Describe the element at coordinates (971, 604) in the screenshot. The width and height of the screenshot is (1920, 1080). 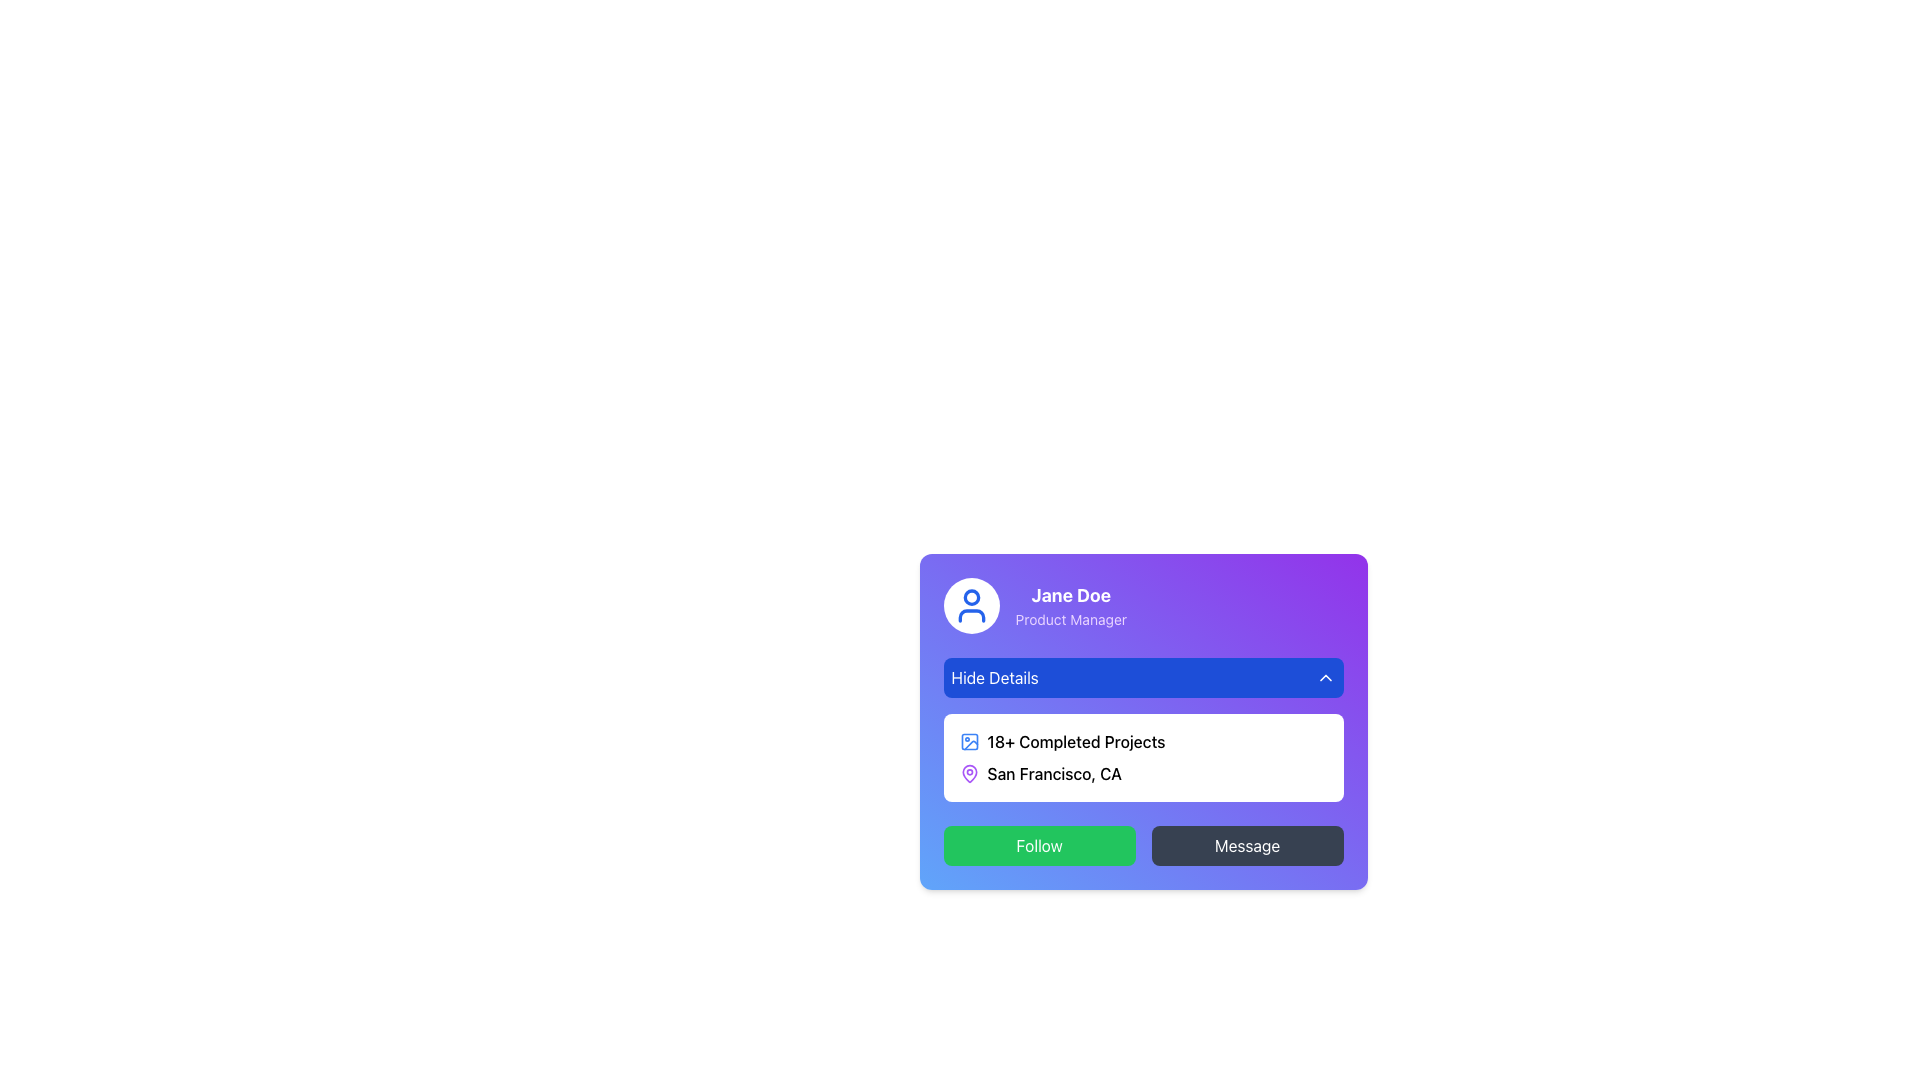
I see `the user icon, which is a simple and modern design in blue and white, located at the top-left corner of the card interface` at that location.